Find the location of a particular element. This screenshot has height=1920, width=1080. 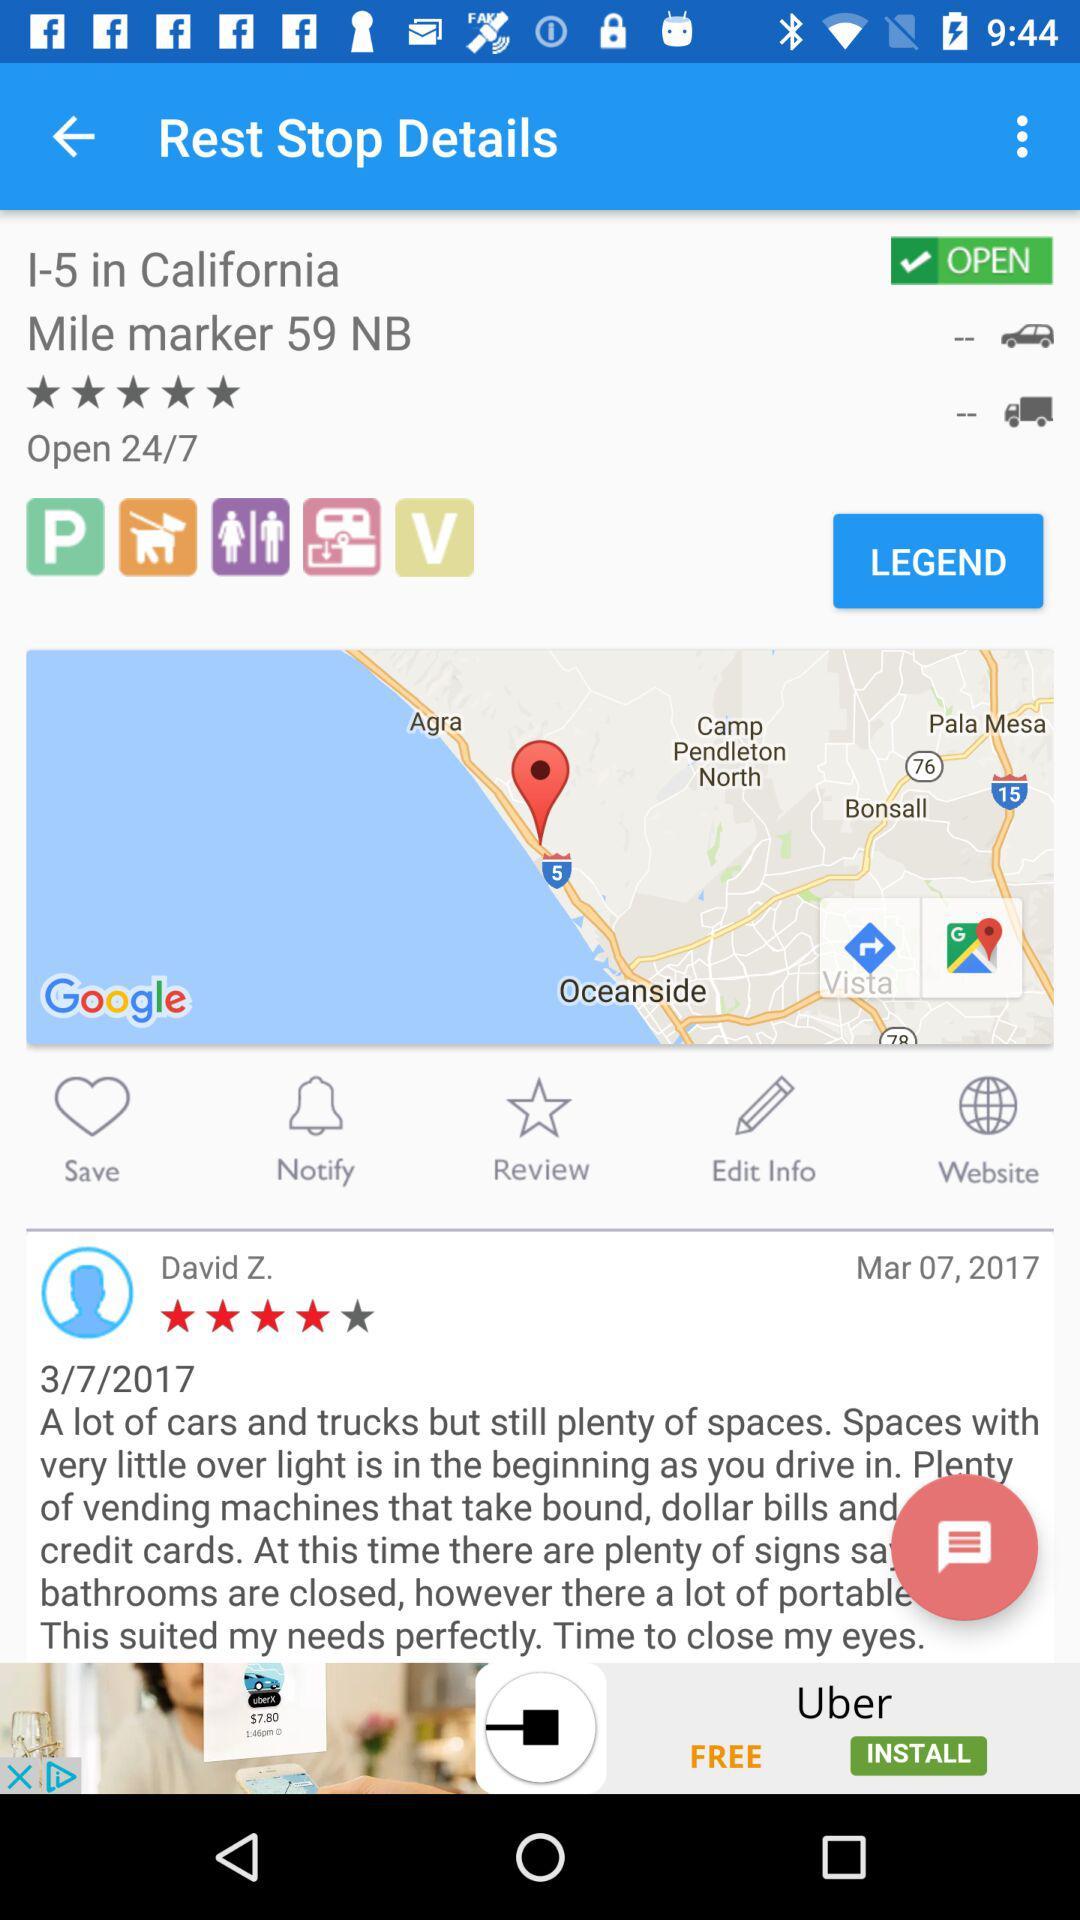

read more text is located at coordinates (963, 1546).